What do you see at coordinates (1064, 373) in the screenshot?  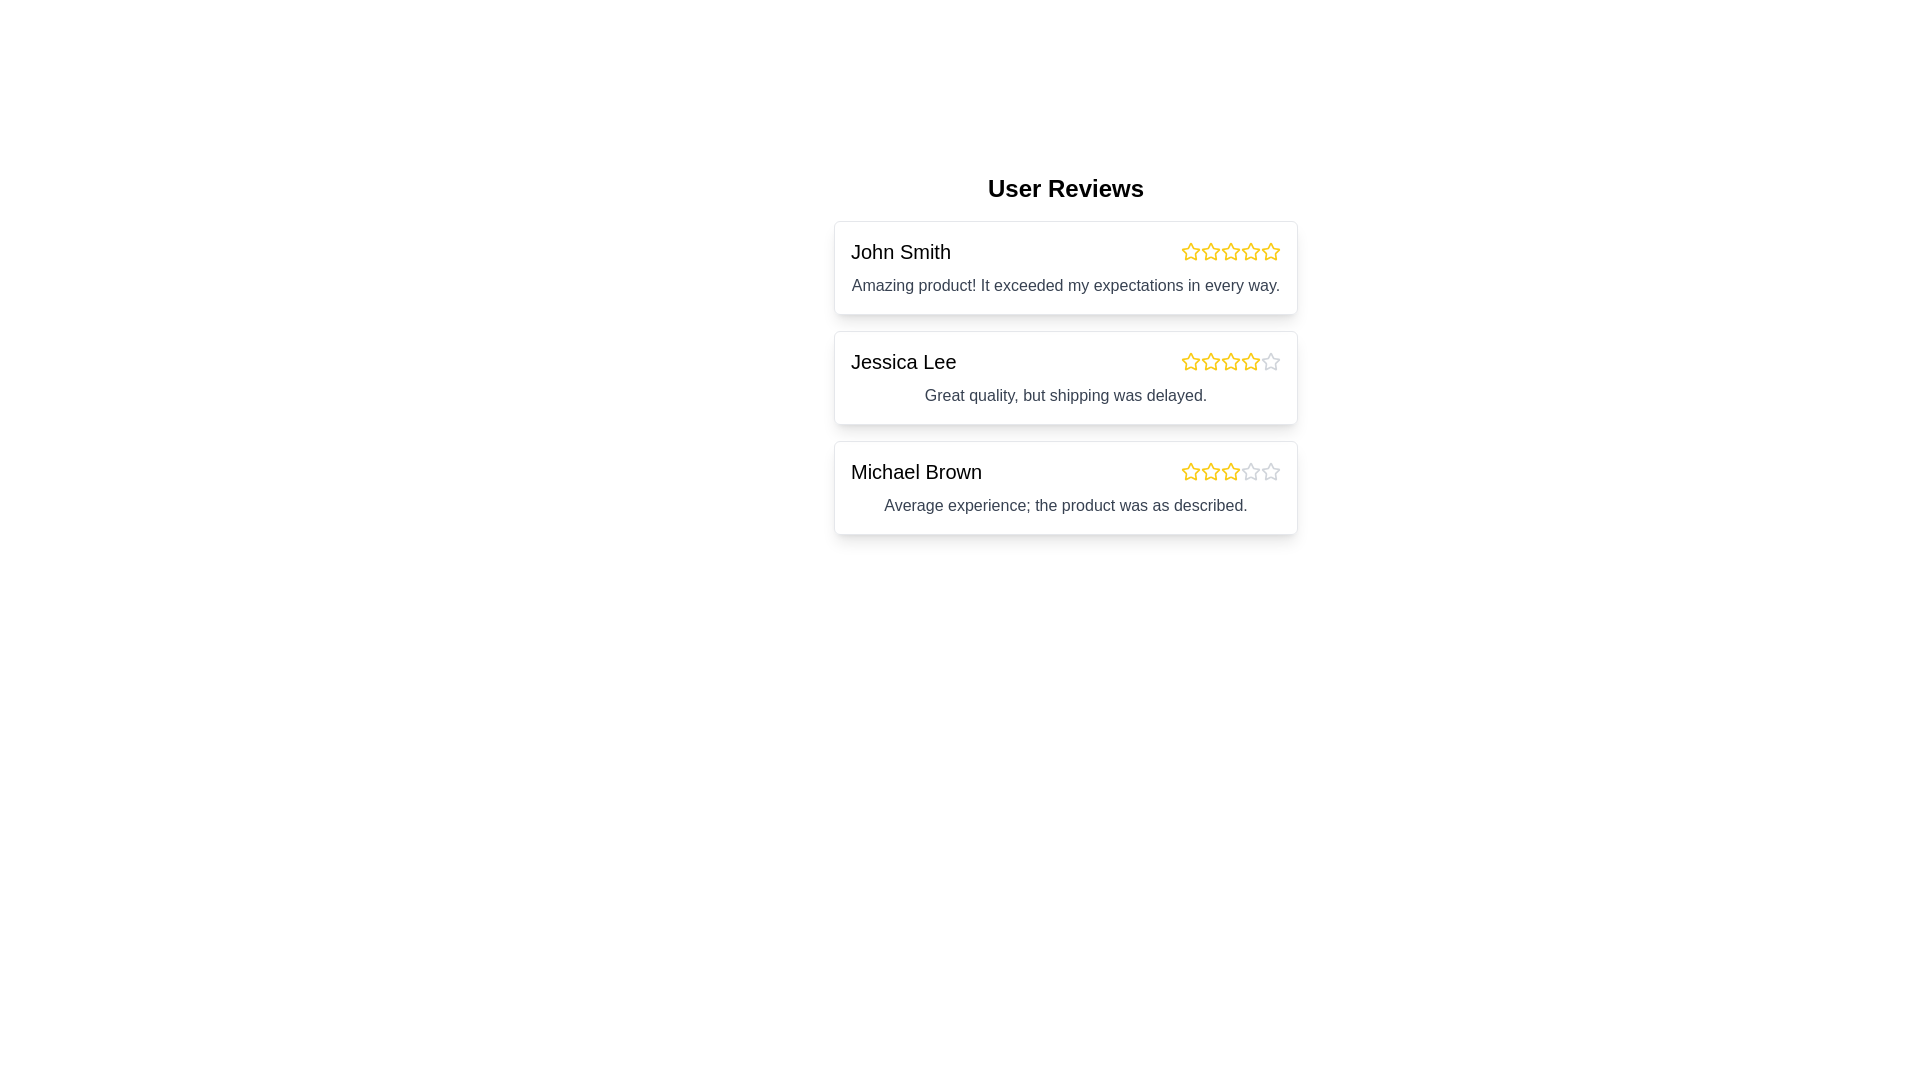 I see `the UserFeedbackSummary component to access the browser's context menu` at bounding box center [1064, 373].